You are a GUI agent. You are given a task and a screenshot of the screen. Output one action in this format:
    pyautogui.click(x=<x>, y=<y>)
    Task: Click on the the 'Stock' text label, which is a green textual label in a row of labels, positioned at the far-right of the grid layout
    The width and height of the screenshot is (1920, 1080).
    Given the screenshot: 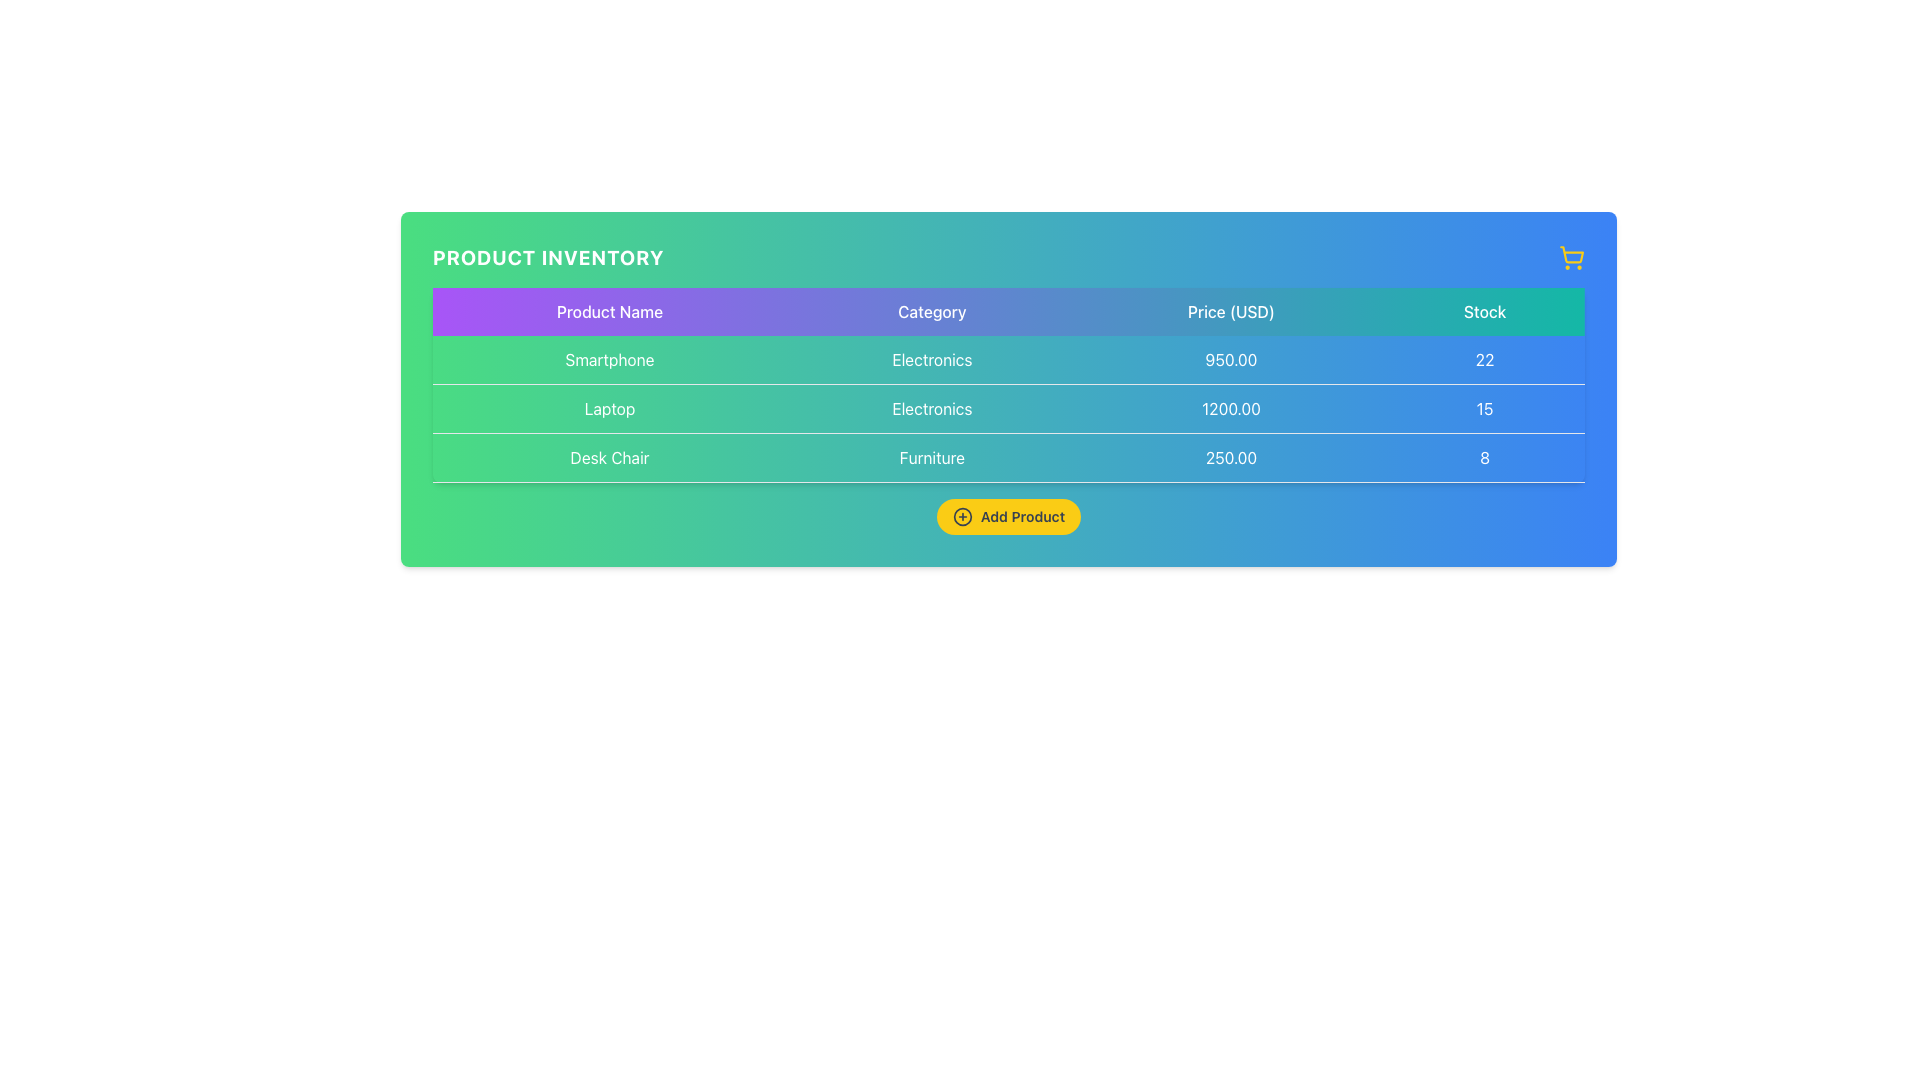 What is the action you would take?
    pyautogui.click(x=1485, y=312)
    